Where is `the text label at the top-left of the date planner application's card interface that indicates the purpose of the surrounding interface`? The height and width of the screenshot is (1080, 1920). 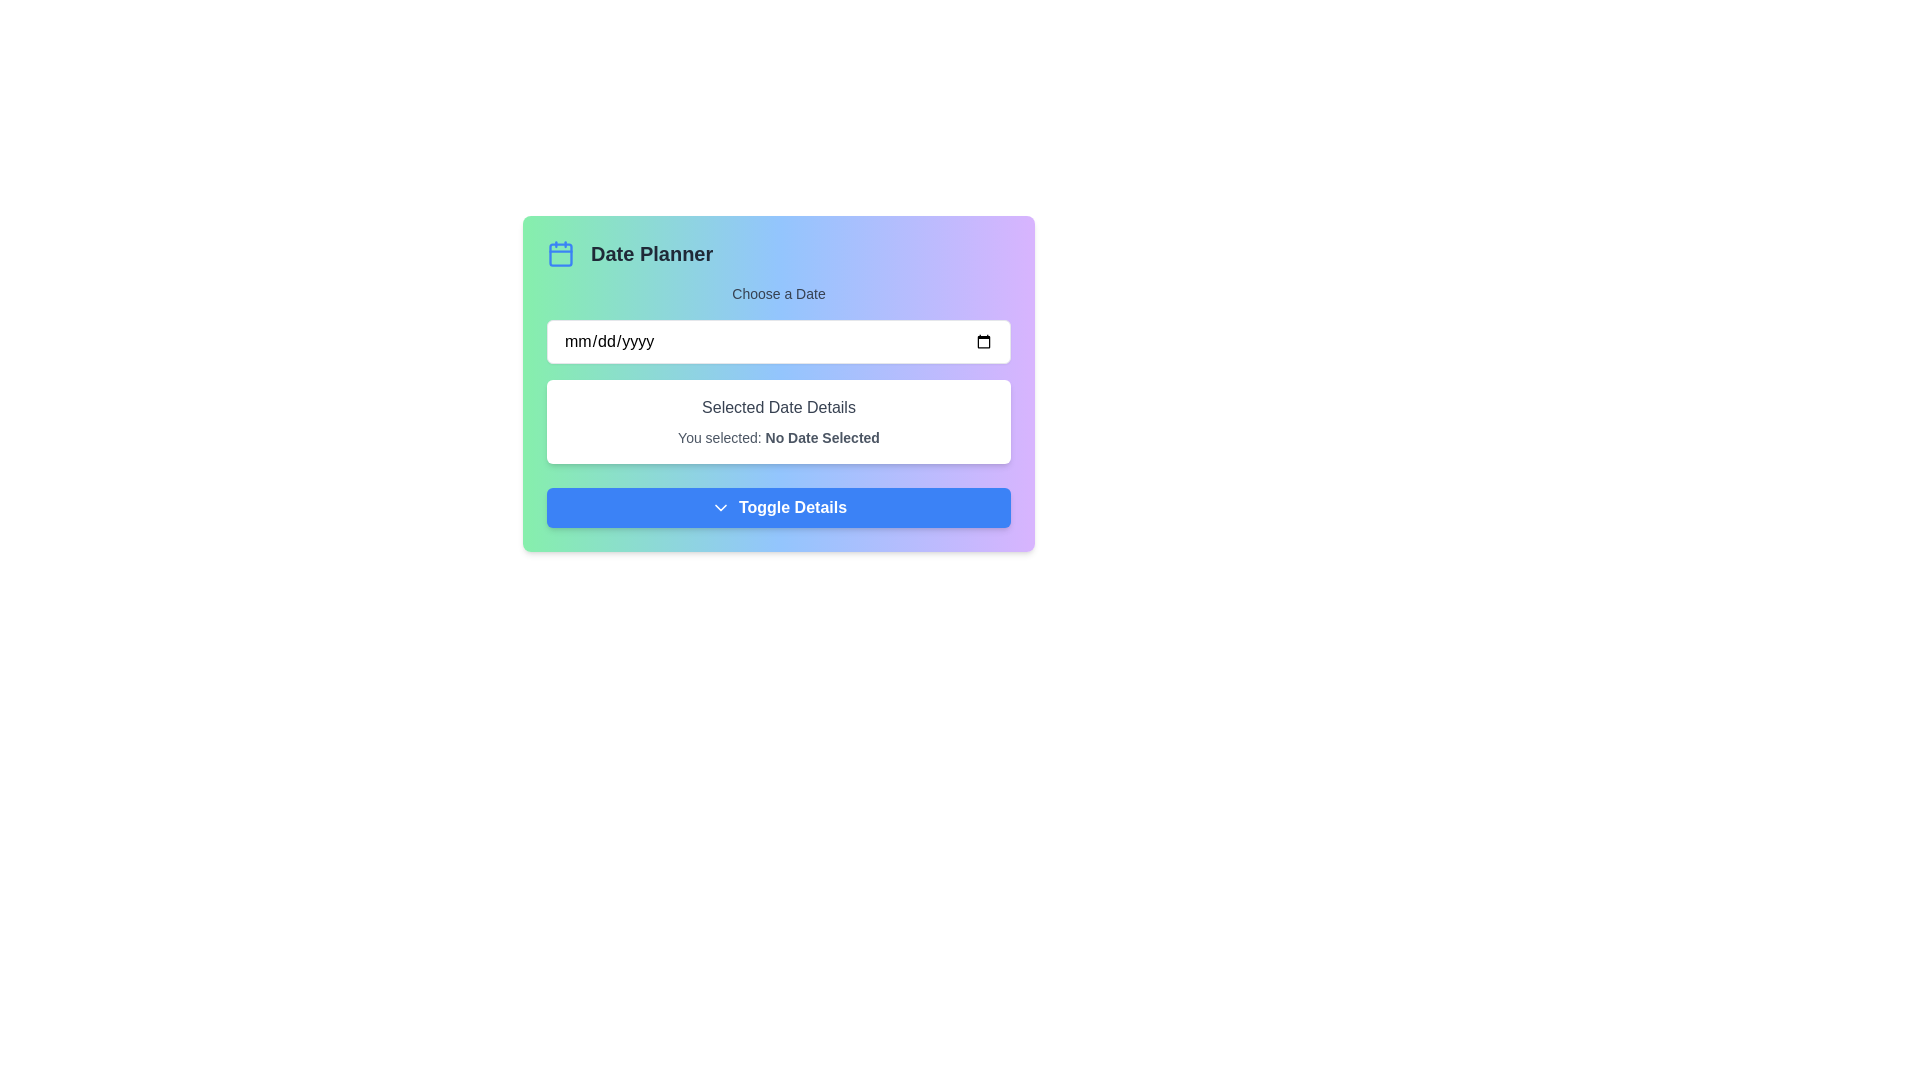
the text label at the top-left of the date planner application's card interface that indicates the purpose of the surrounding interface is located at coordinates (652, 253).